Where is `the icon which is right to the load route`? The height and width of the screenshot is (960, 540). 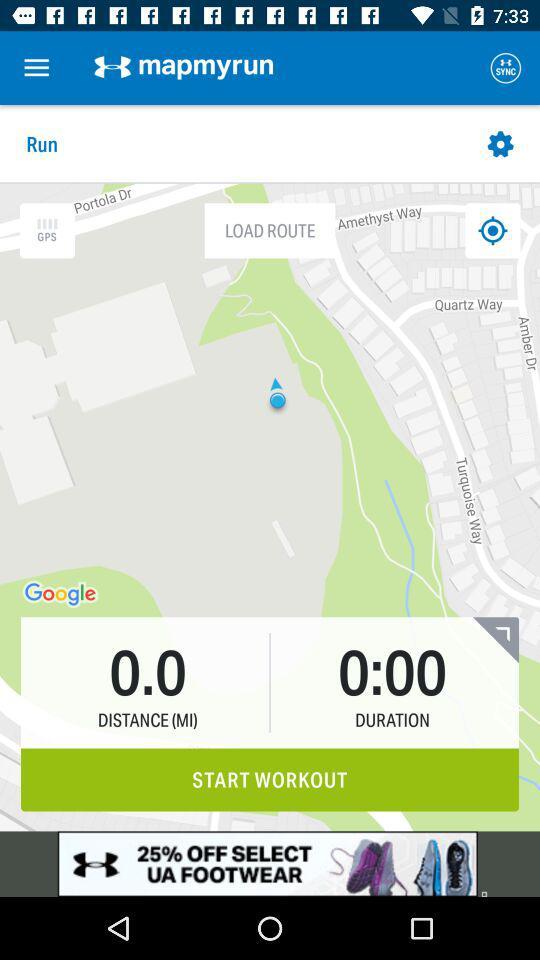
the icon which is right to the load route is located at coordinates (492, 230).